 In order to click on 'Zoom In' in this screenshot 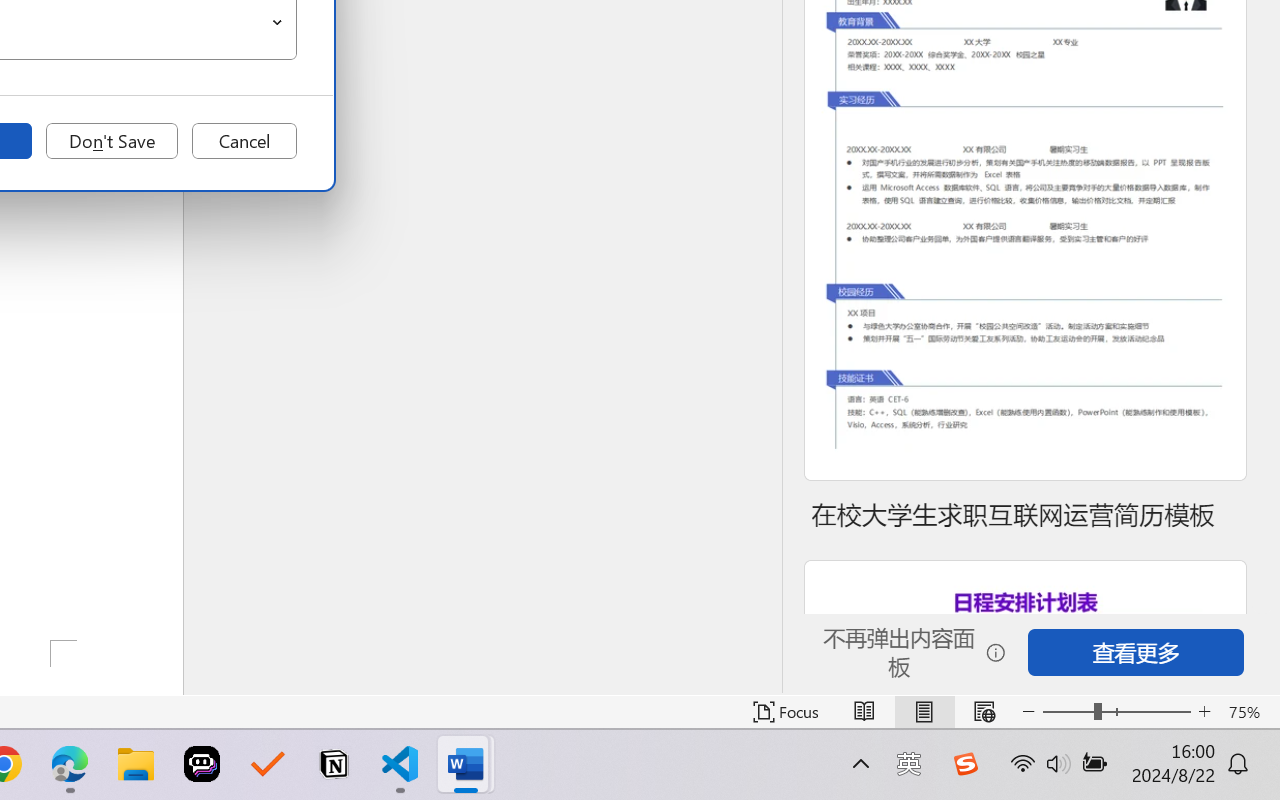, I will do `click(1204, 711)`.